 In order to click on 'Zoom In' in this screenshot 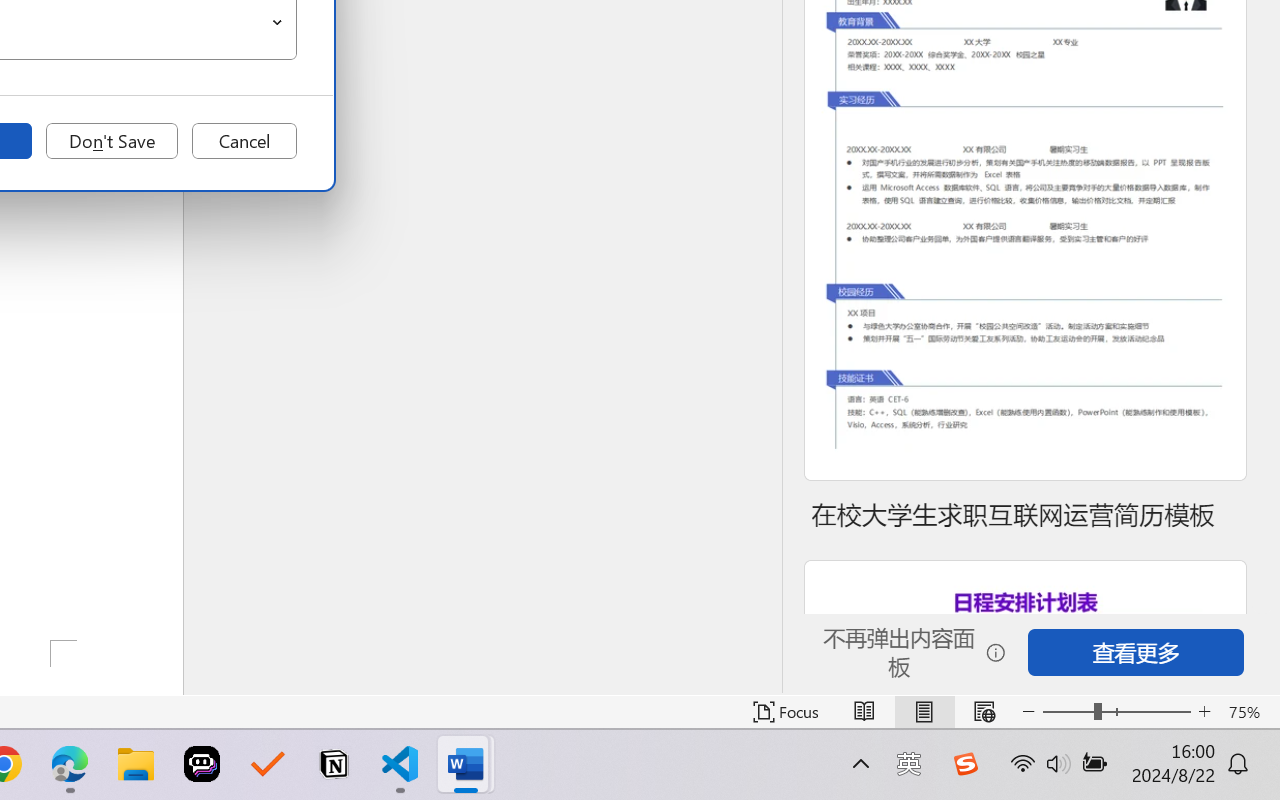, I will do `click(1204, 711)`.